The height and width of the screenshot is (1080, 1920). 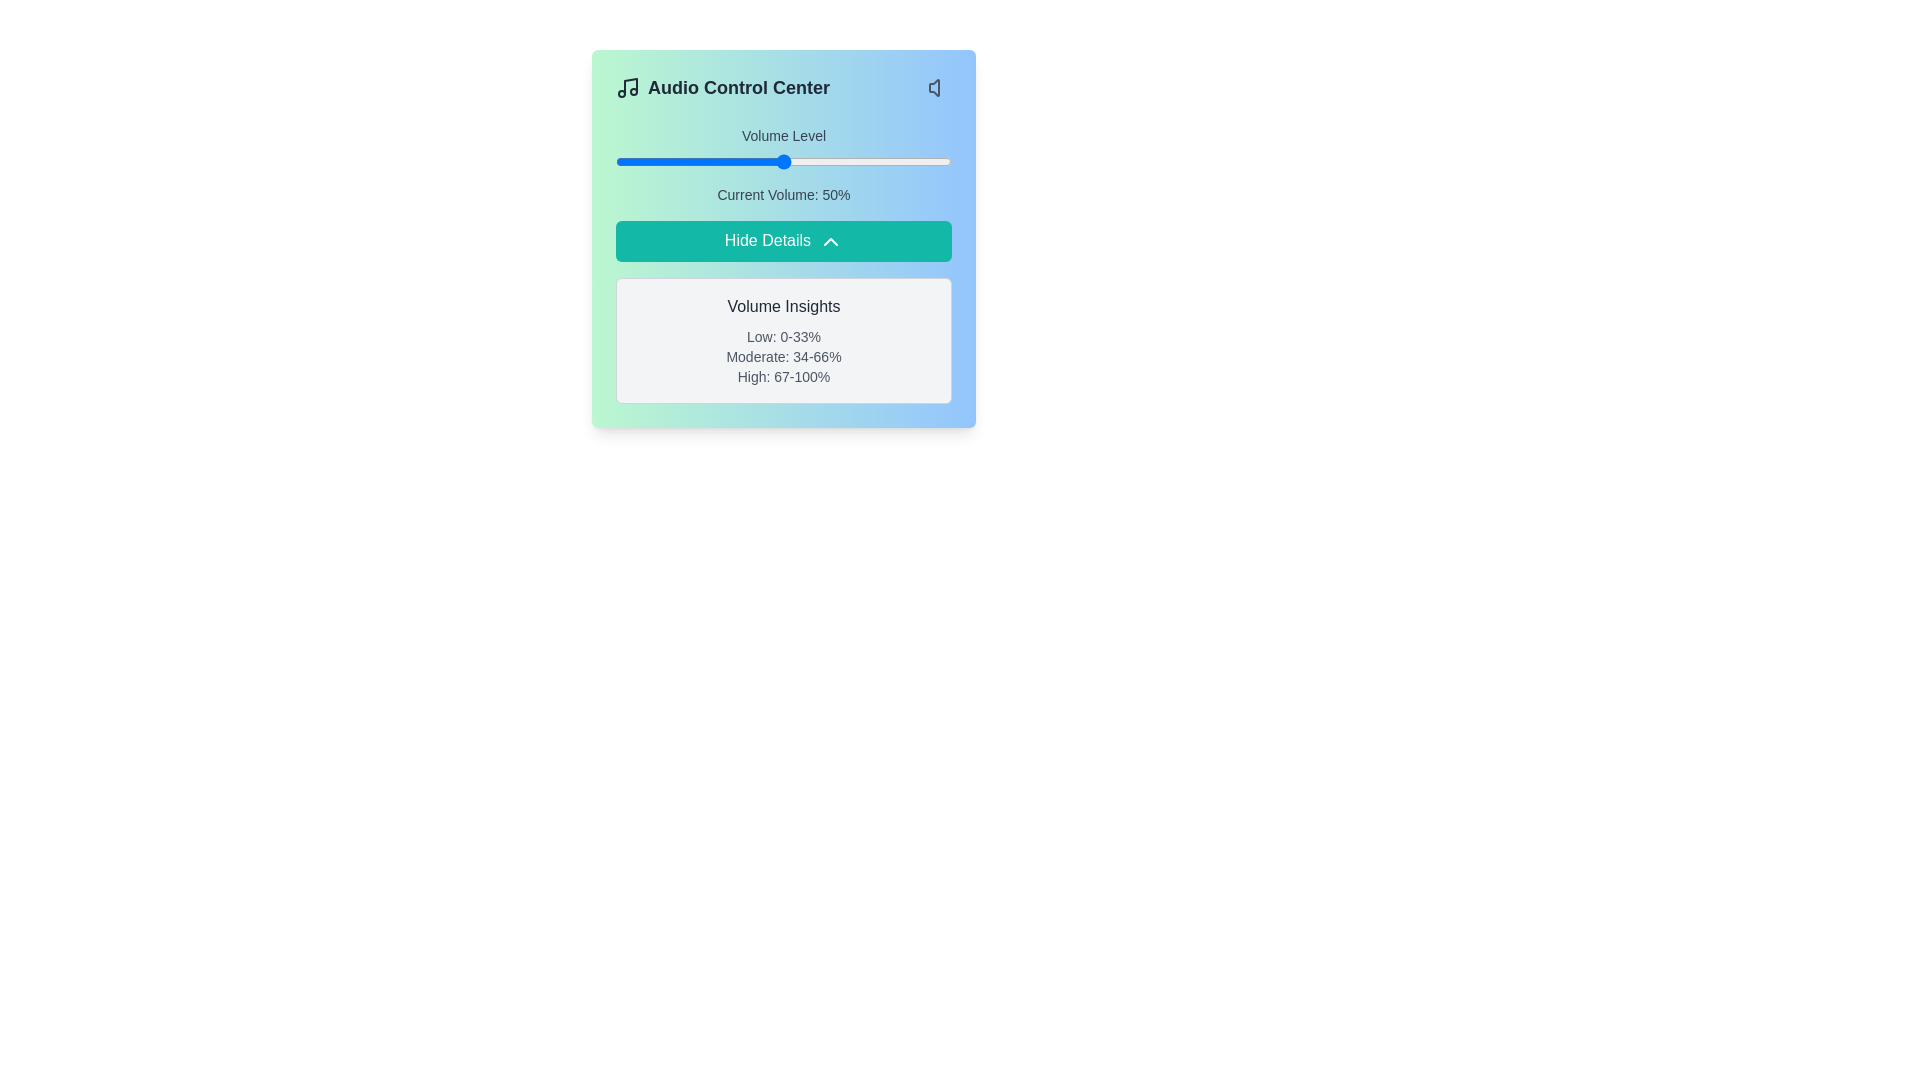 What do you see at coordinates (669, 161) in the screenshot?
I see `the volume slider to set the volume to 16%` at bounding box center [669, 161].